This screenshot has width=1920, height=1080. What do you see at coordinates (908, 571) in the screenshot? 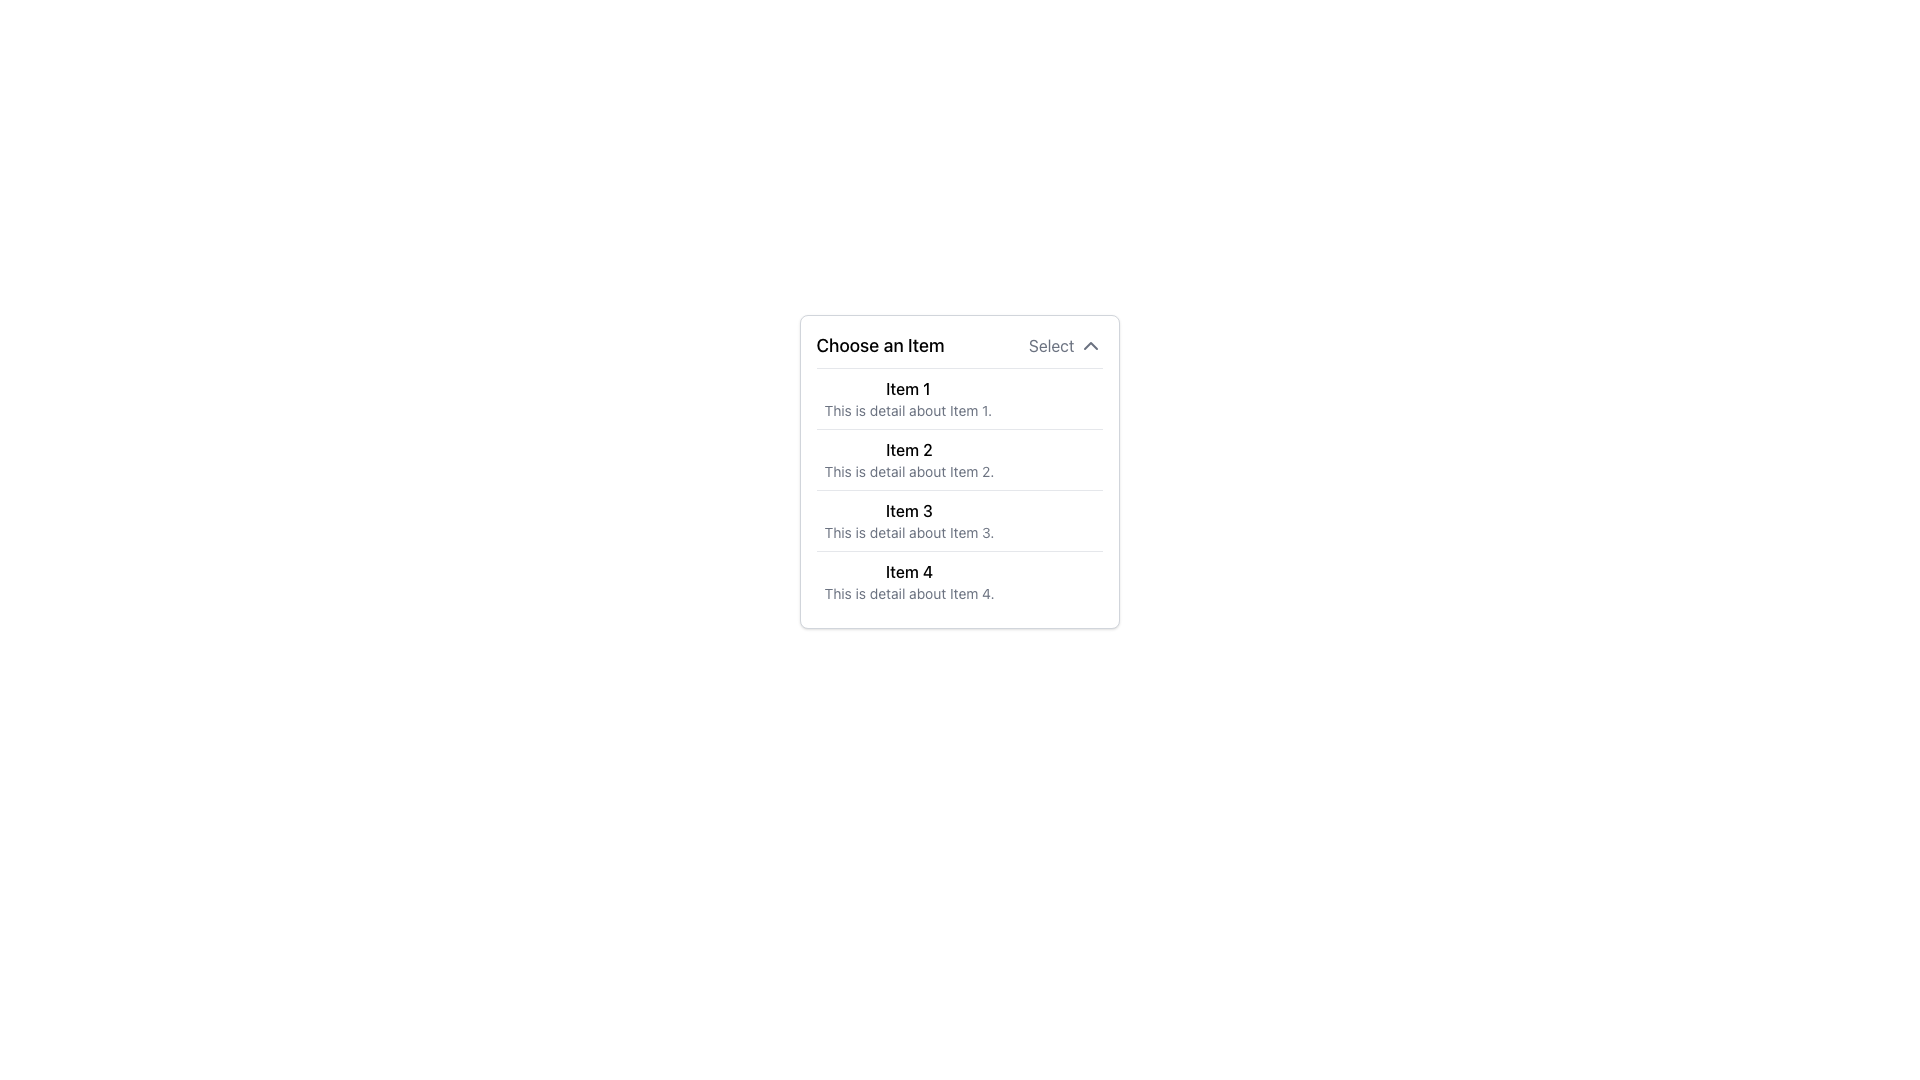
I see `the text label reading 'Item 4'` at bounding box center [908, 571].